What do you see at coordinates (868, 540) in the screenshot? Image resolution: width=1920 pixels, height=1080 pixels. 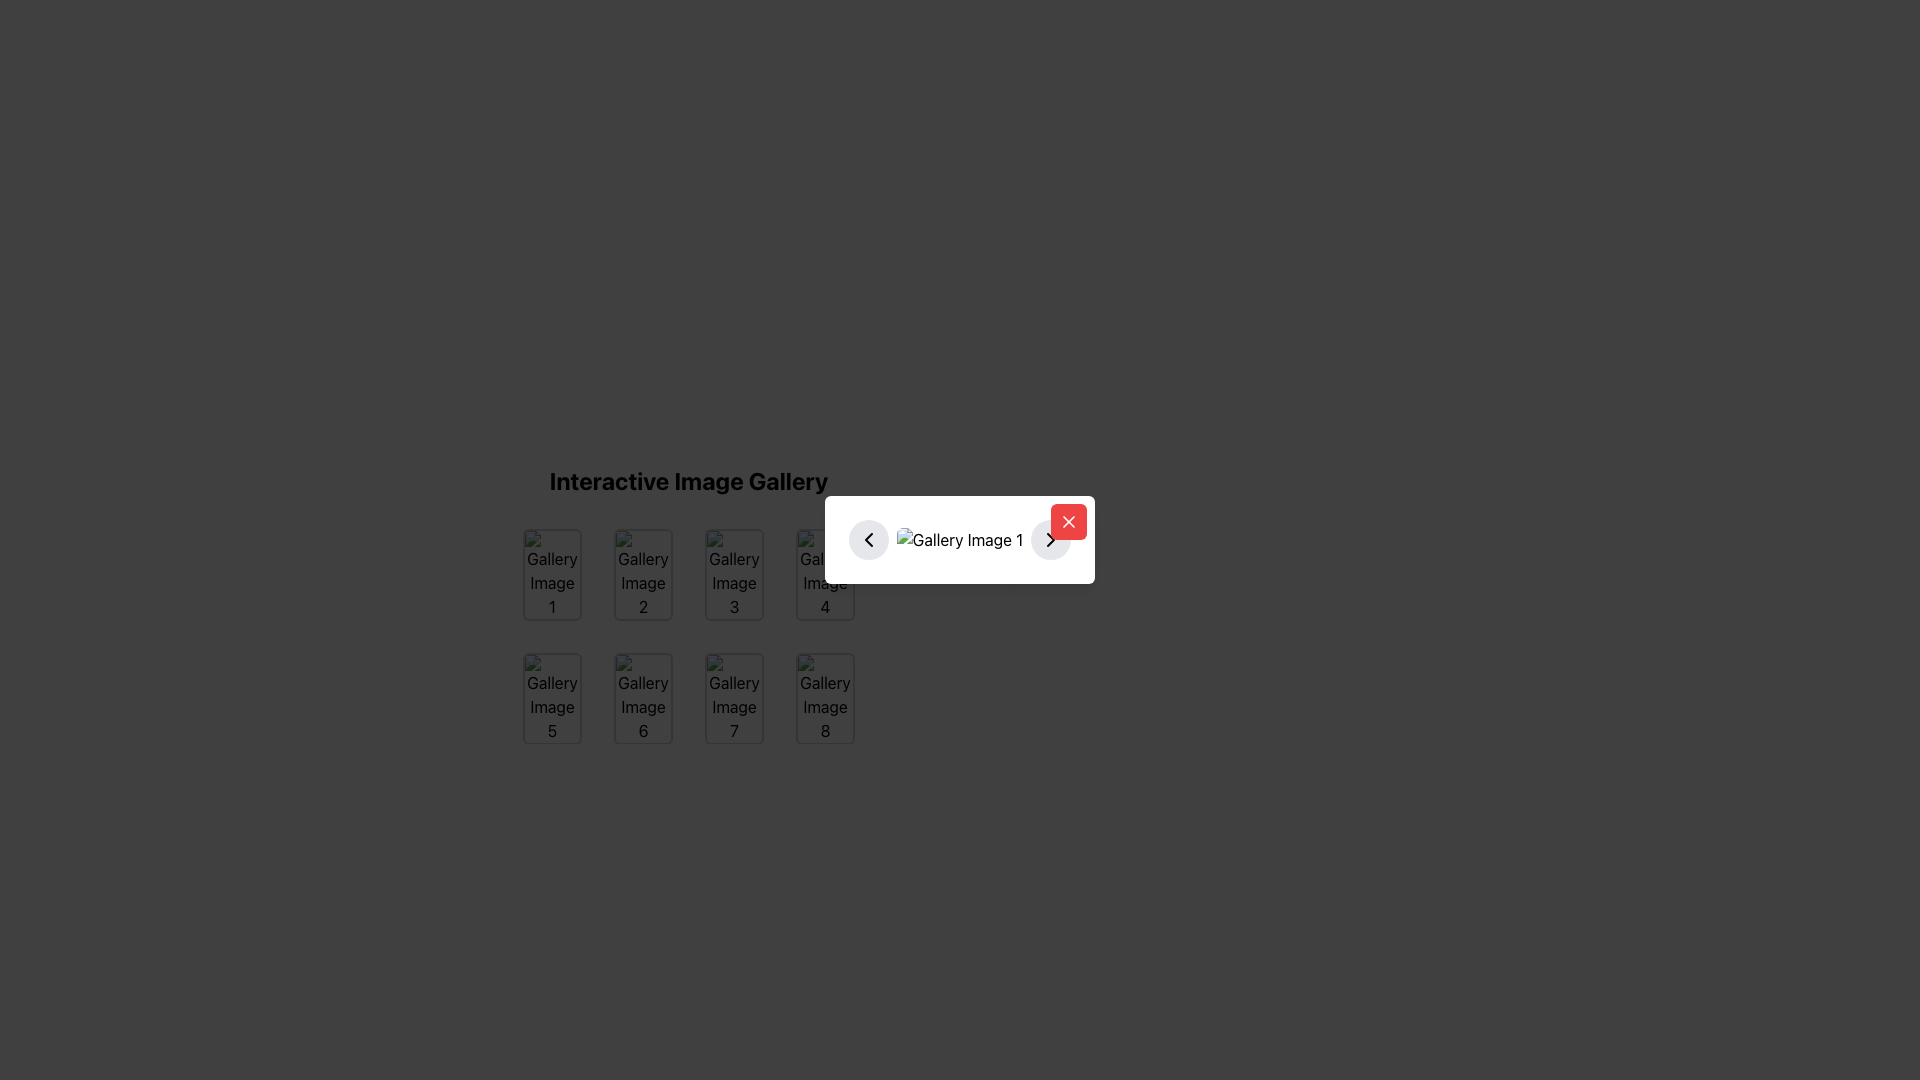 I see `the circular button with a light gray background and a black left-facing chevron symbol, located to the left of 'Gallery Image 1', to observe its styling change` at bounding box center [868, 540].